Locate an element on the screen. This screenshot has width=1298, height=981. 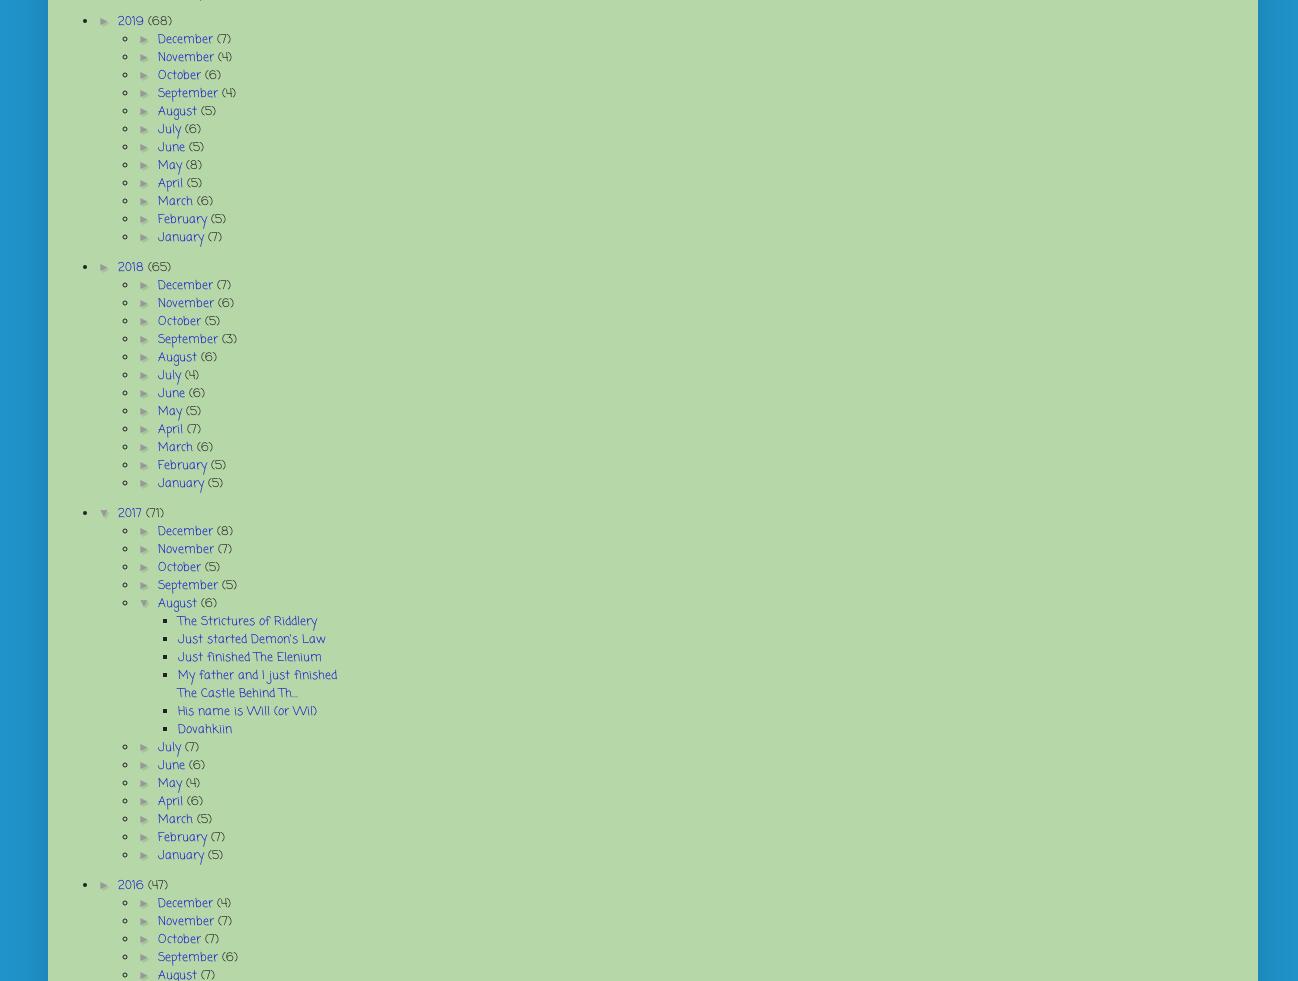
'2016' is located at coordinates (131, 886).